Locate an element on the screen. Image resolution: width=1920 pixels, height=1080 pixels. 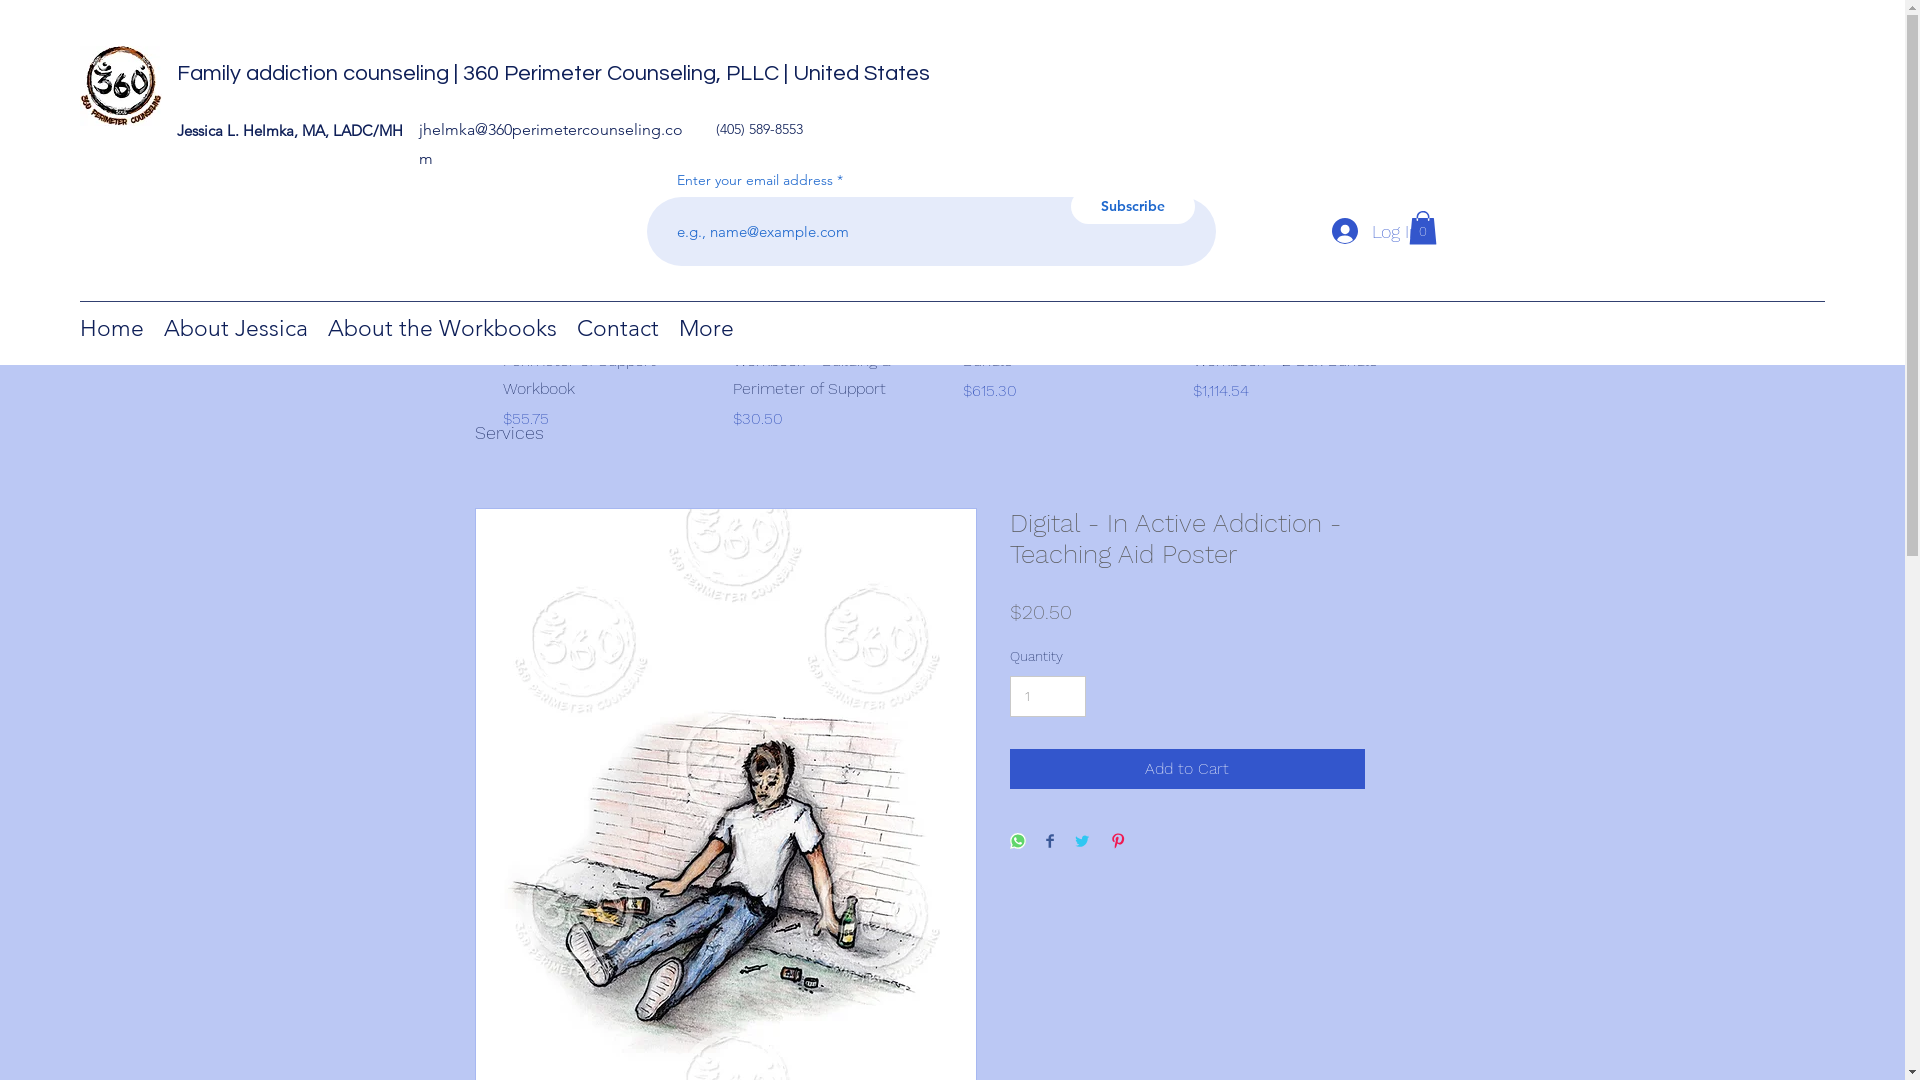
'Contact' is located at coordinates (617, 326).